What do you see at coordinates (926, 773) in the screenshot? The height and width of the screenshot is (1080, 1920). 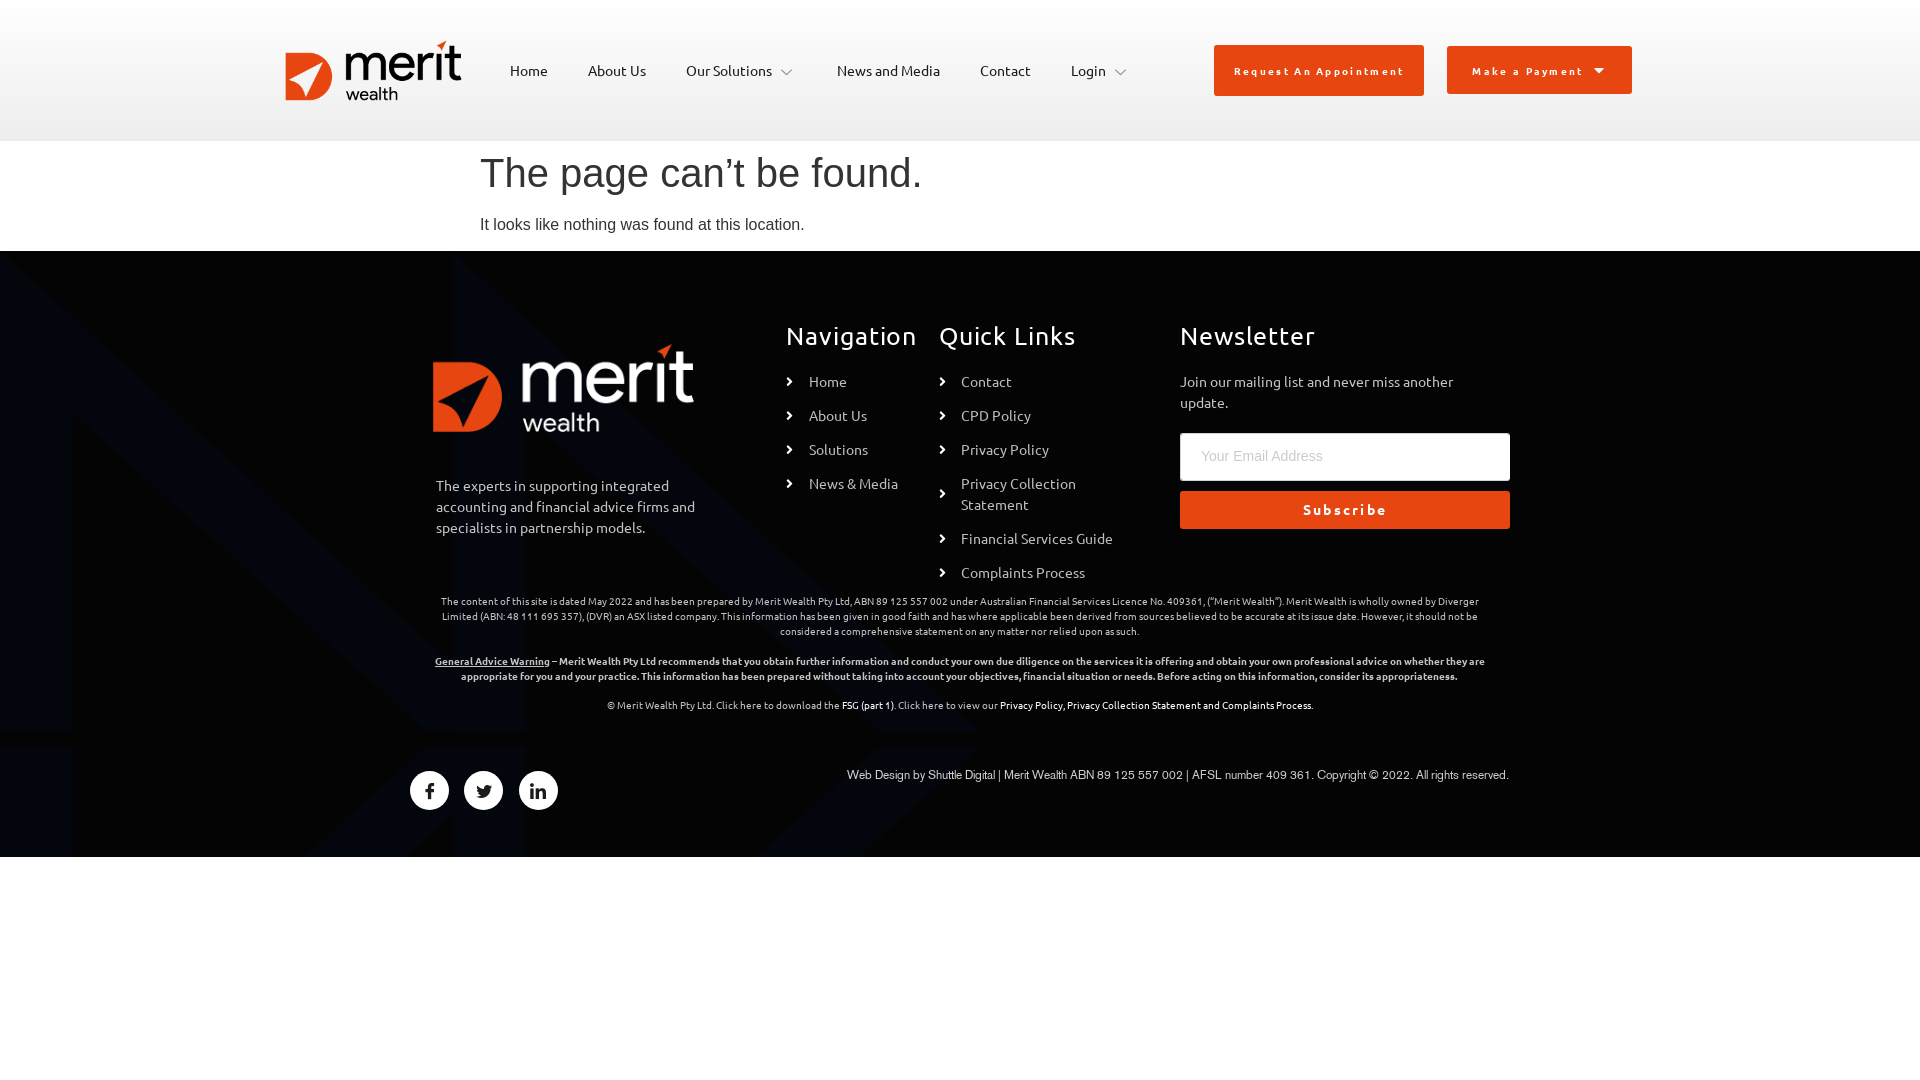 I see `'Shuttle Digital'` at bounding box center [926, 773].